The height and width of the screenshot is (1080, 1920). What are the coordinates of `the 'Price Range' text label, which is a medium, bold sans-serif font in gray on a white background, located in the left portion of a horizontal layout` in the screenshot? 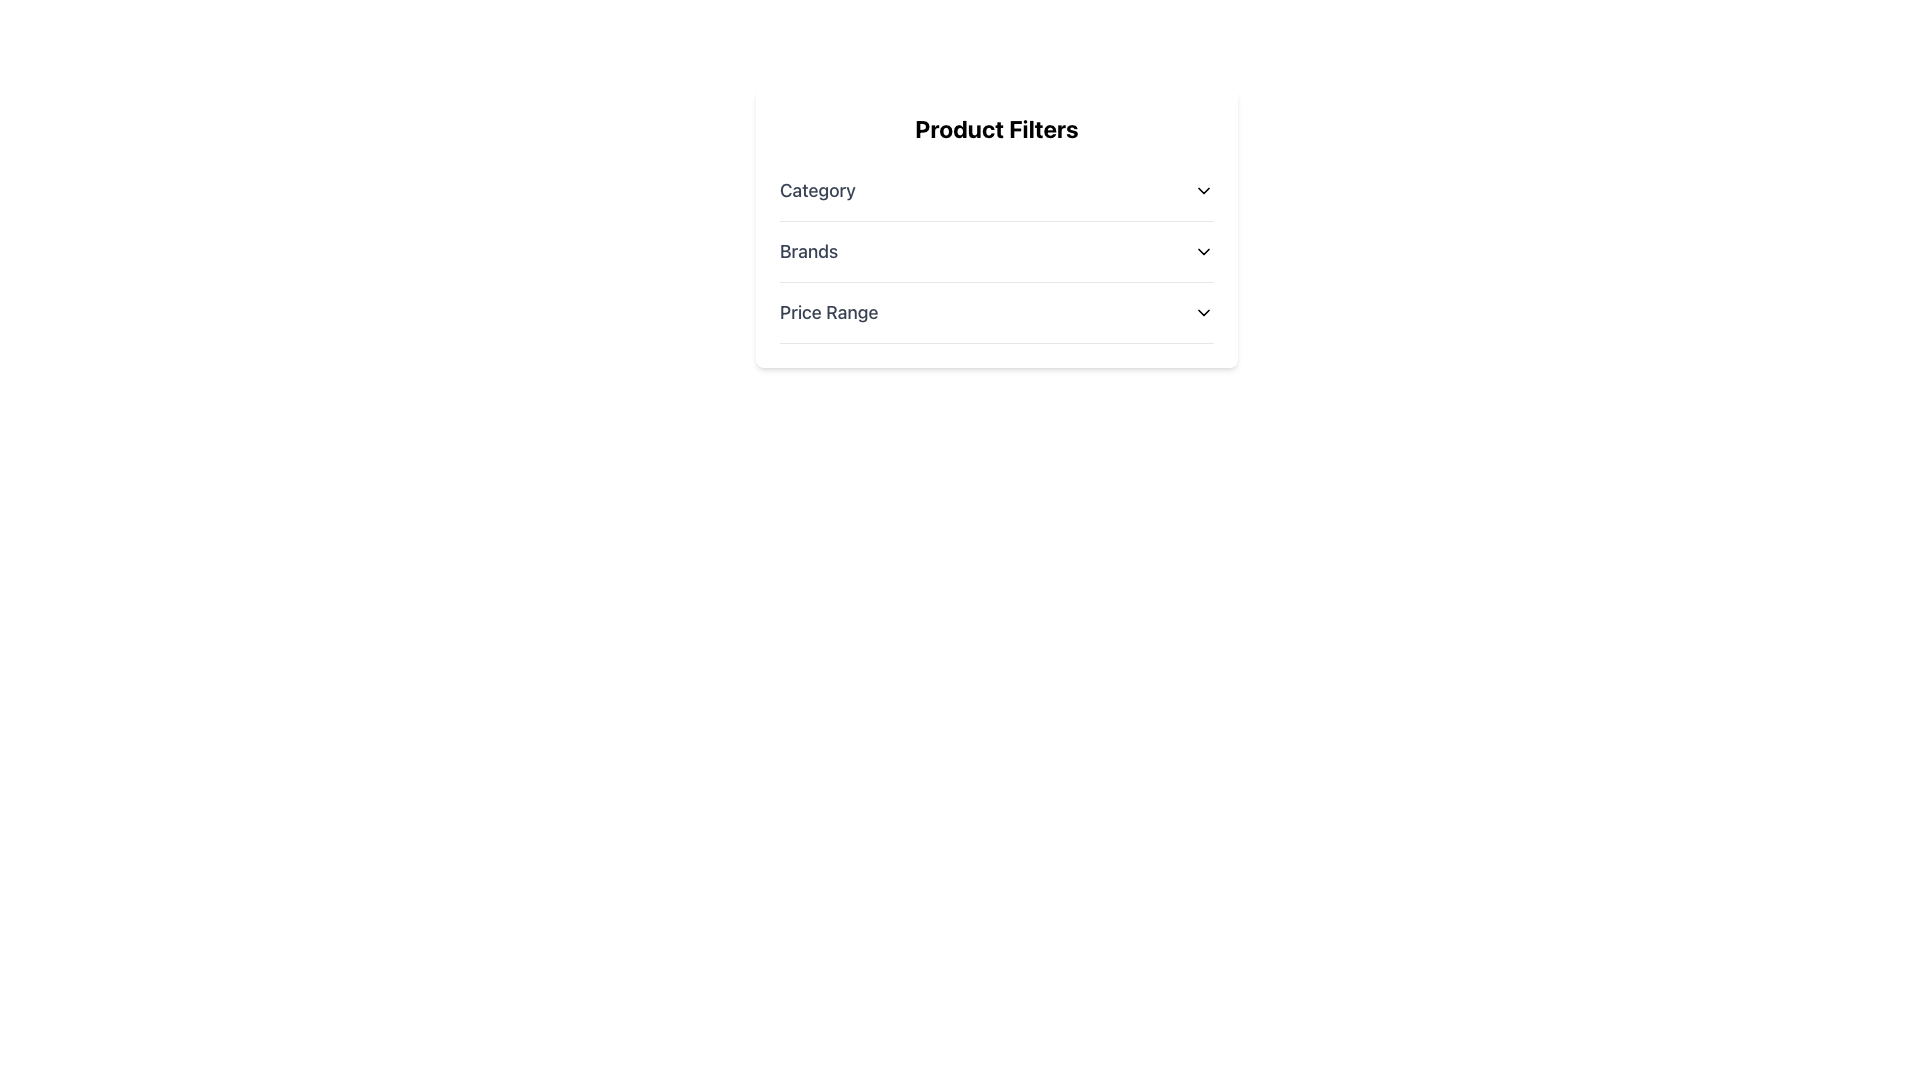 It's located at (829, 312).